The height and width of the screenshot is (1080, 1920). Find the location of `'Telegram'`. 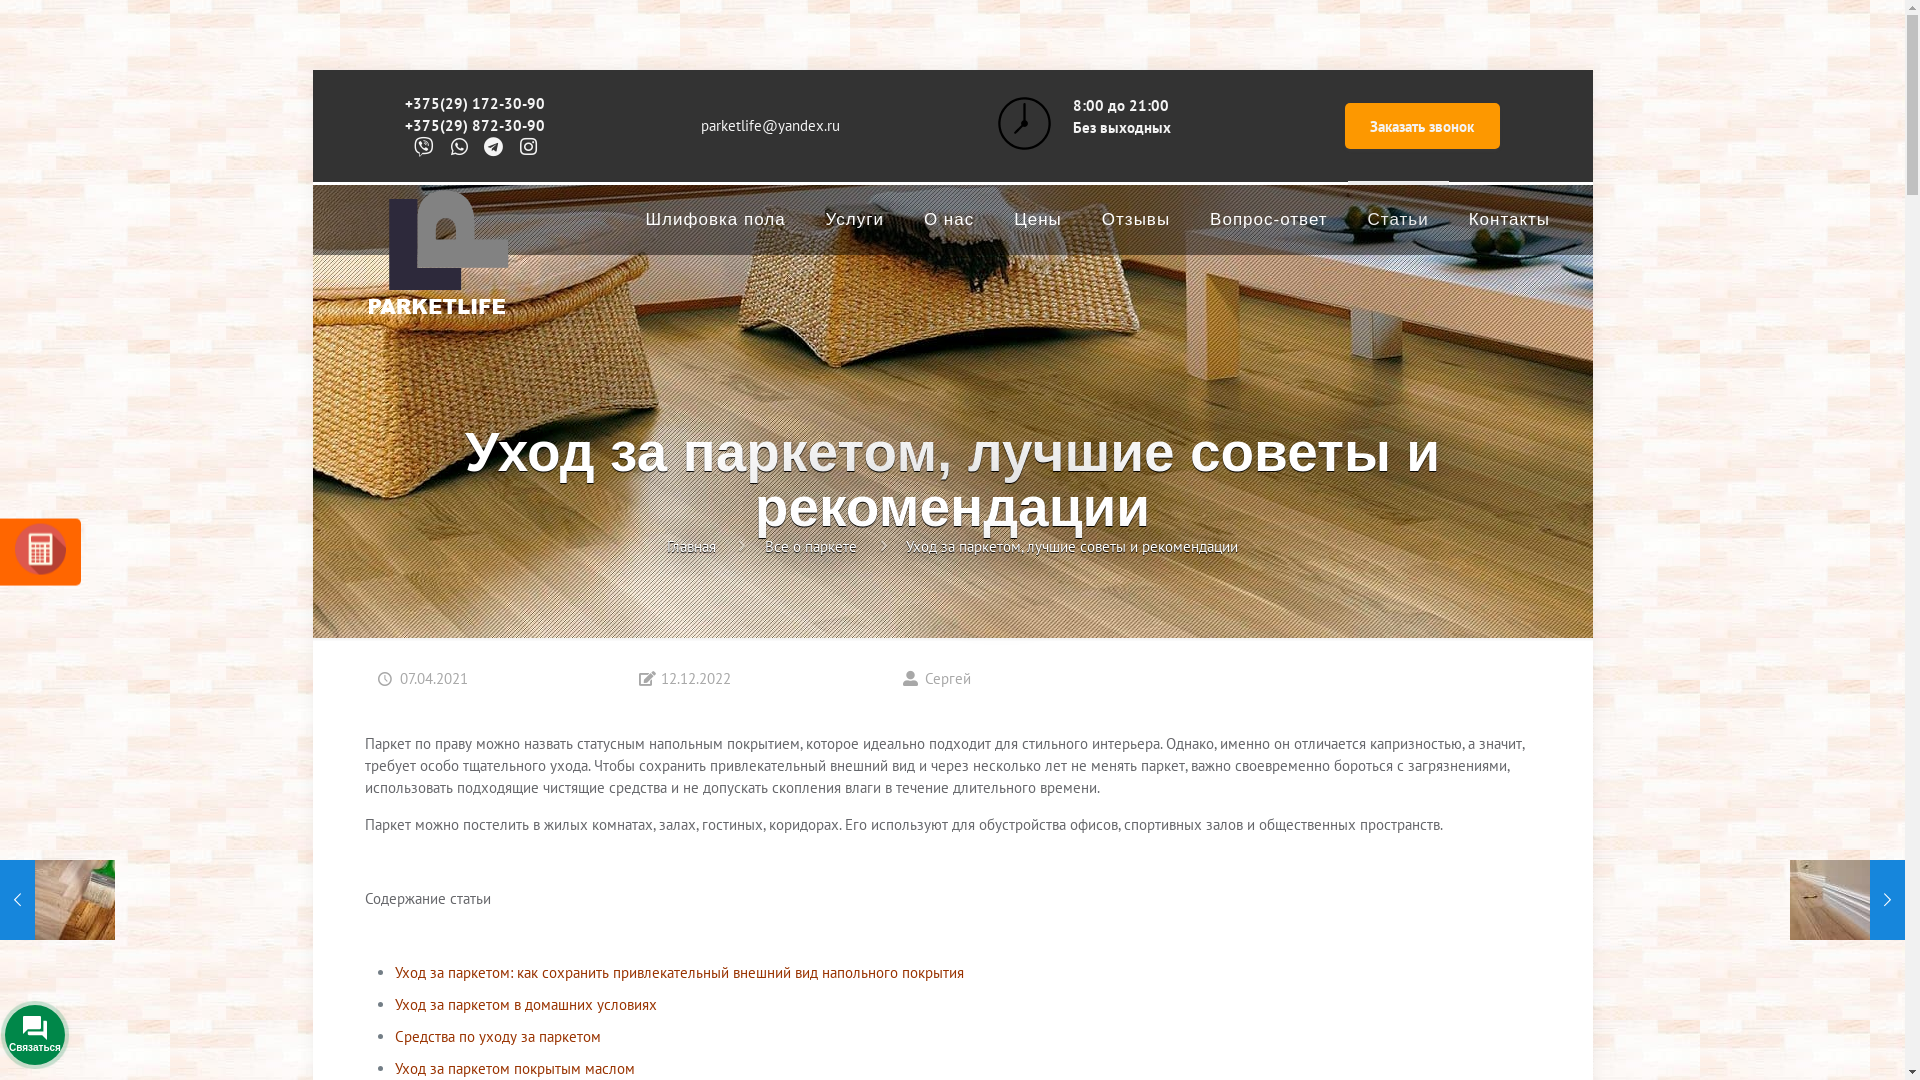

'Telegram' is located at coordinates (185, 1030).